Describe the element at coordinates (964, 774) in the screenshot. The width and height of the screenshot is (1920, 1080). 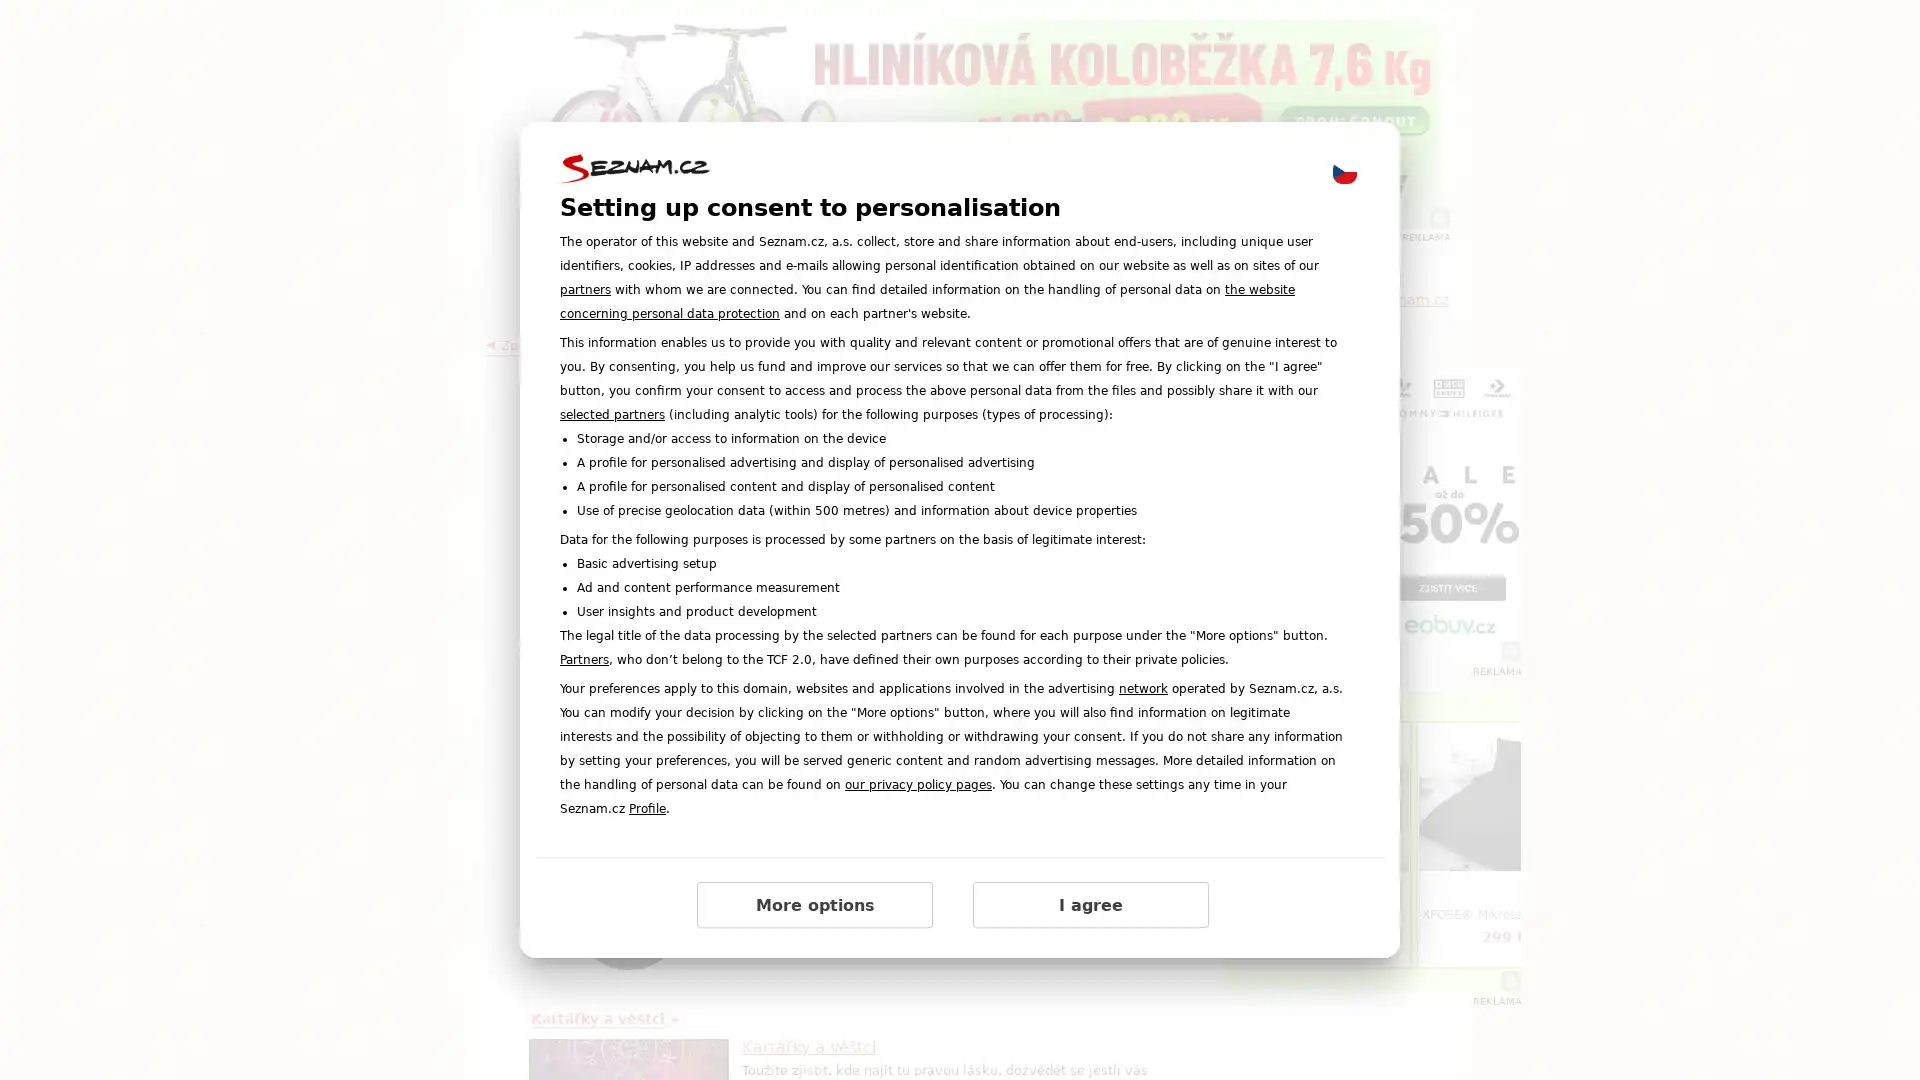
I see `Zobrazit znameni` at that location.